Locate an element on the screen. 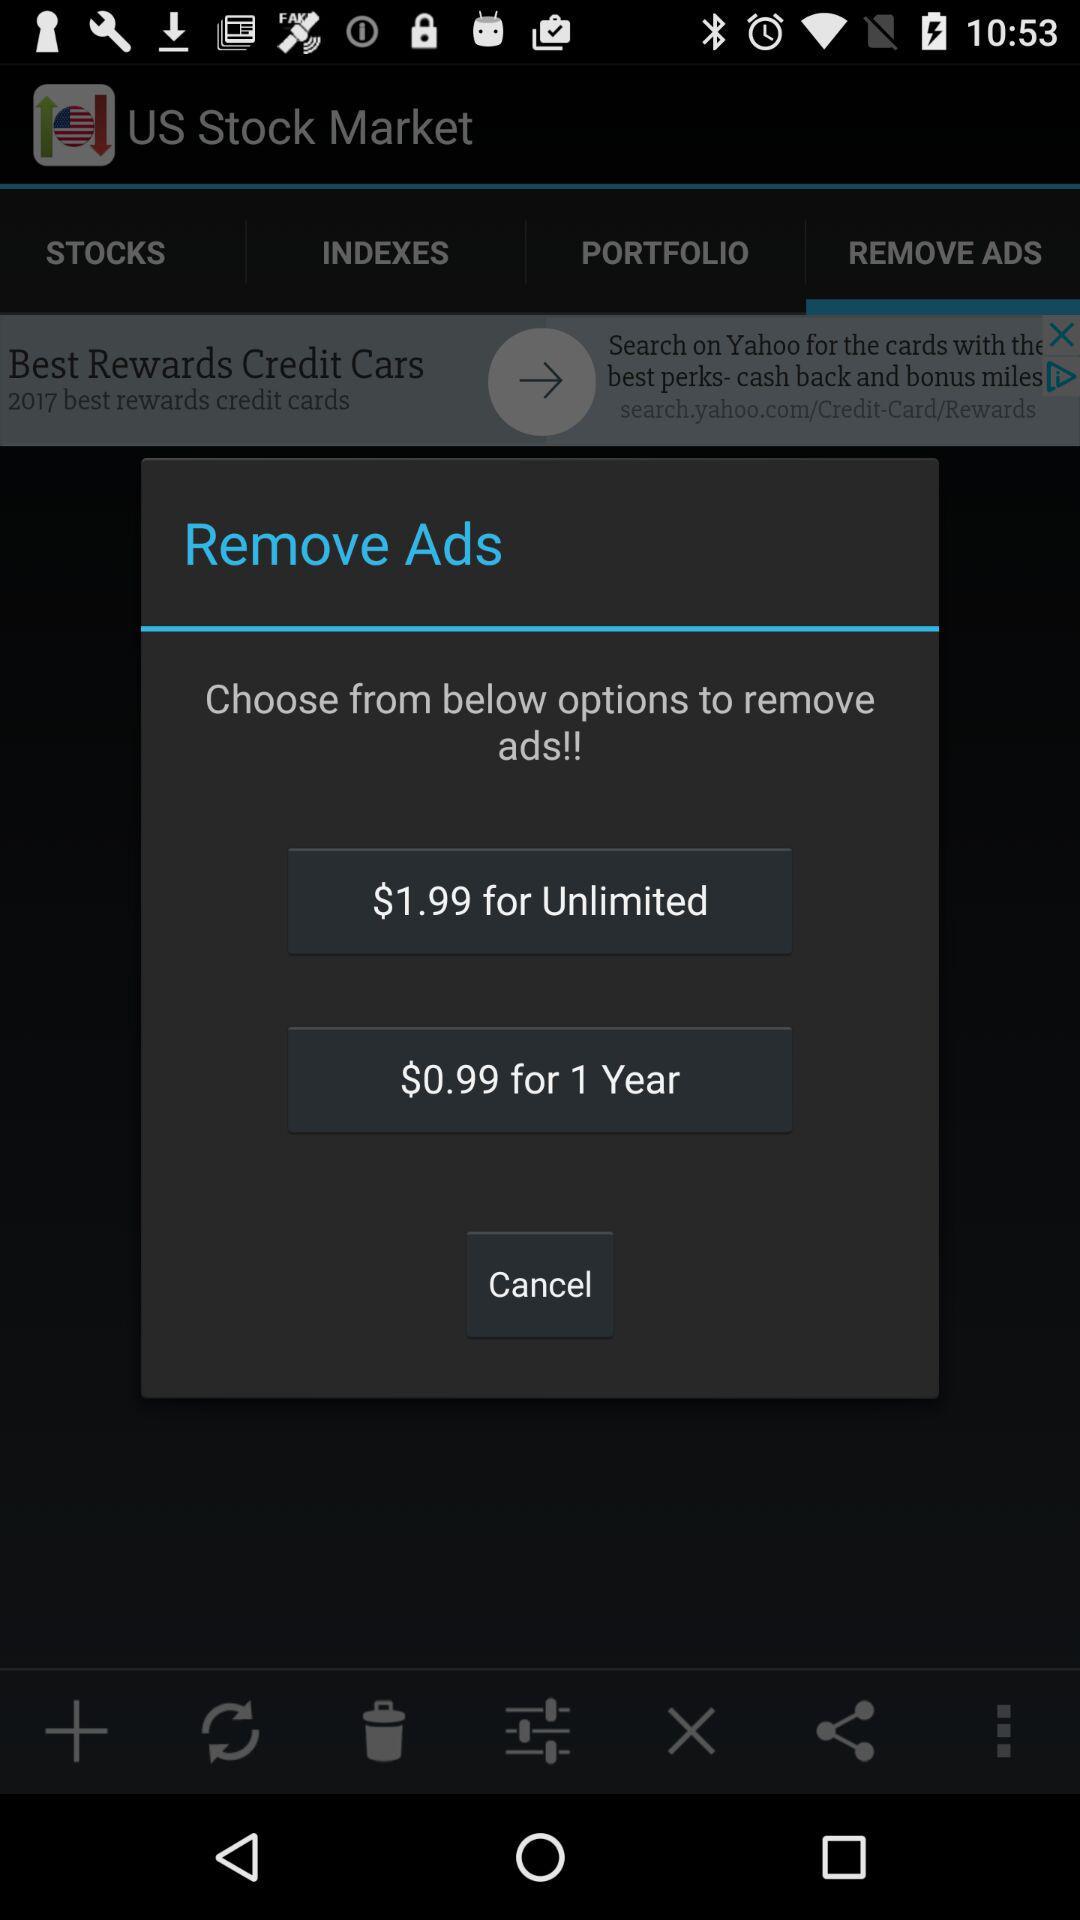 Image resolution: width=1080 pixels, height=1920 pixels. cancel icon is located at coordinates (540, 1283).